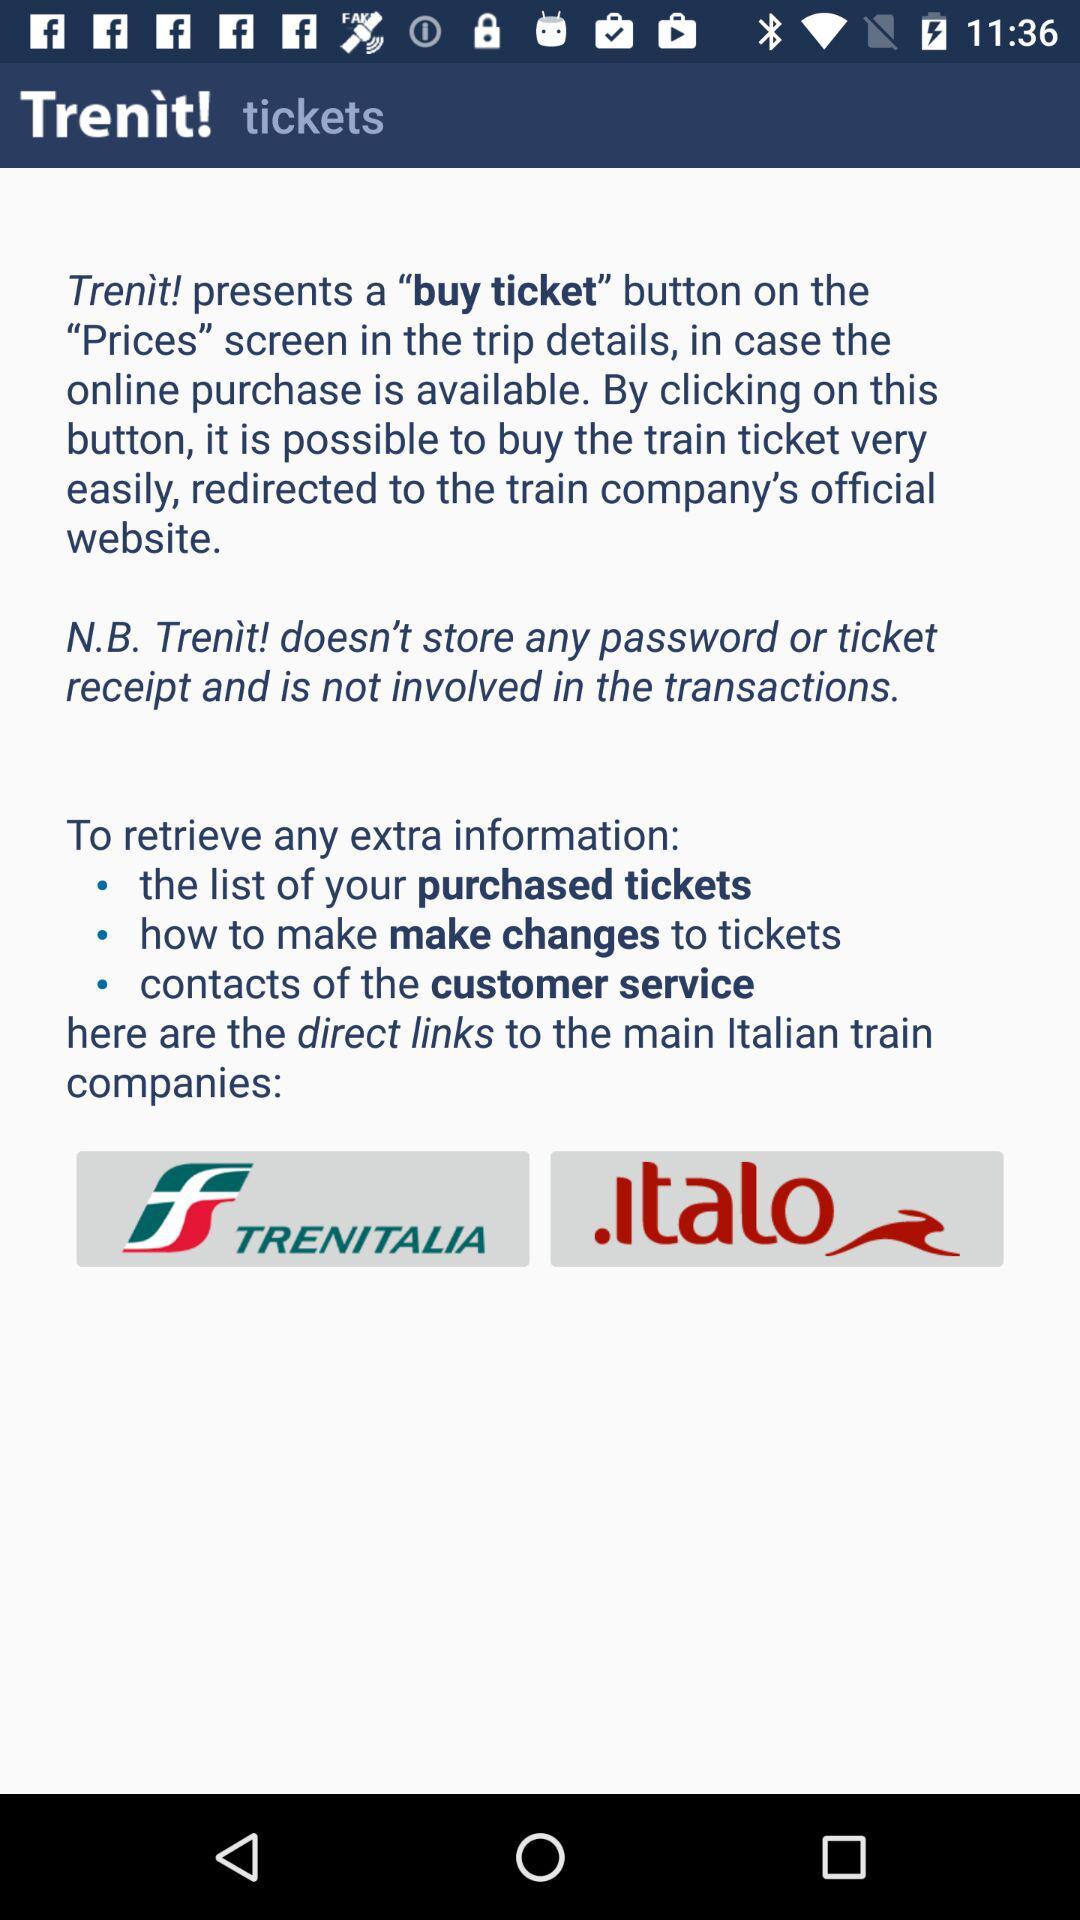 This screenshot has height=1920, width=1080. I want to click on trenitalia website, so click(303, 1208).